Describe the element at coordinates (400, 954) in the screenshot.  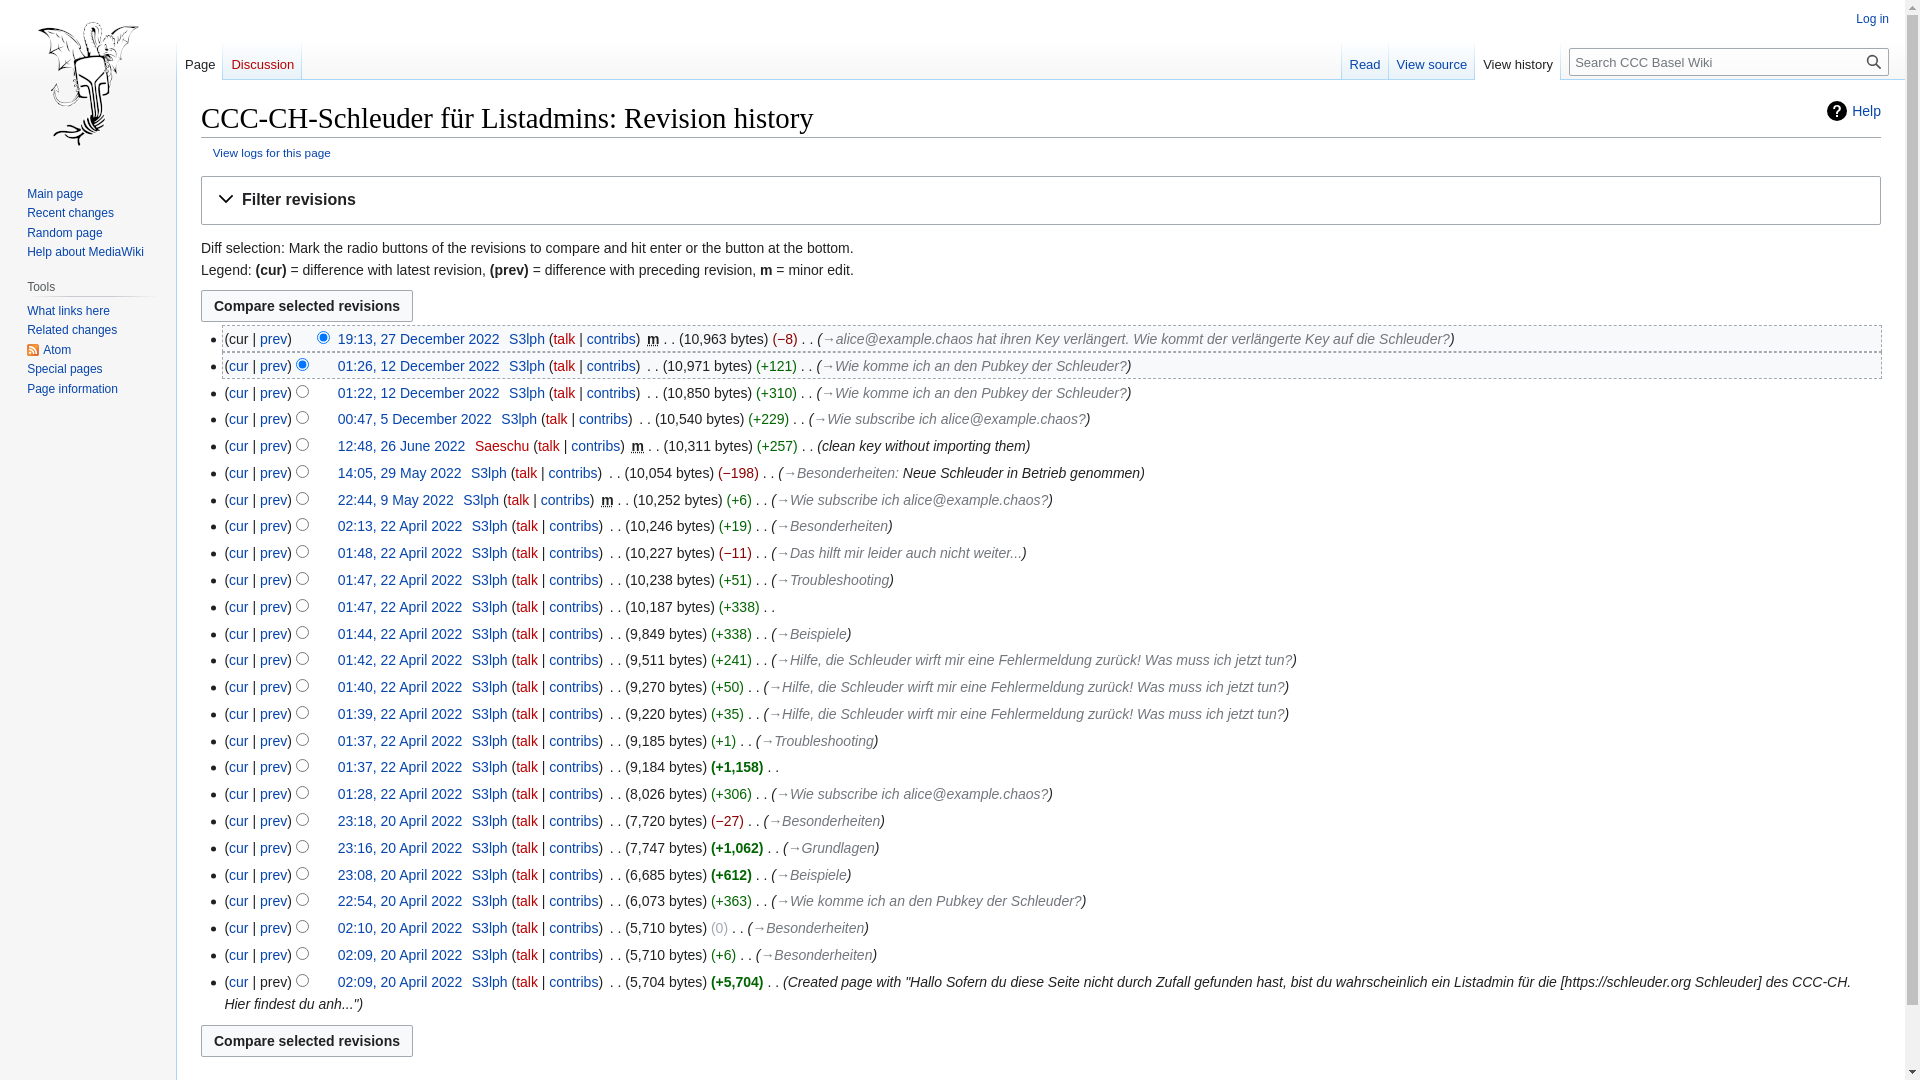
I see `'02:09, 20 April 2022'` at that location.